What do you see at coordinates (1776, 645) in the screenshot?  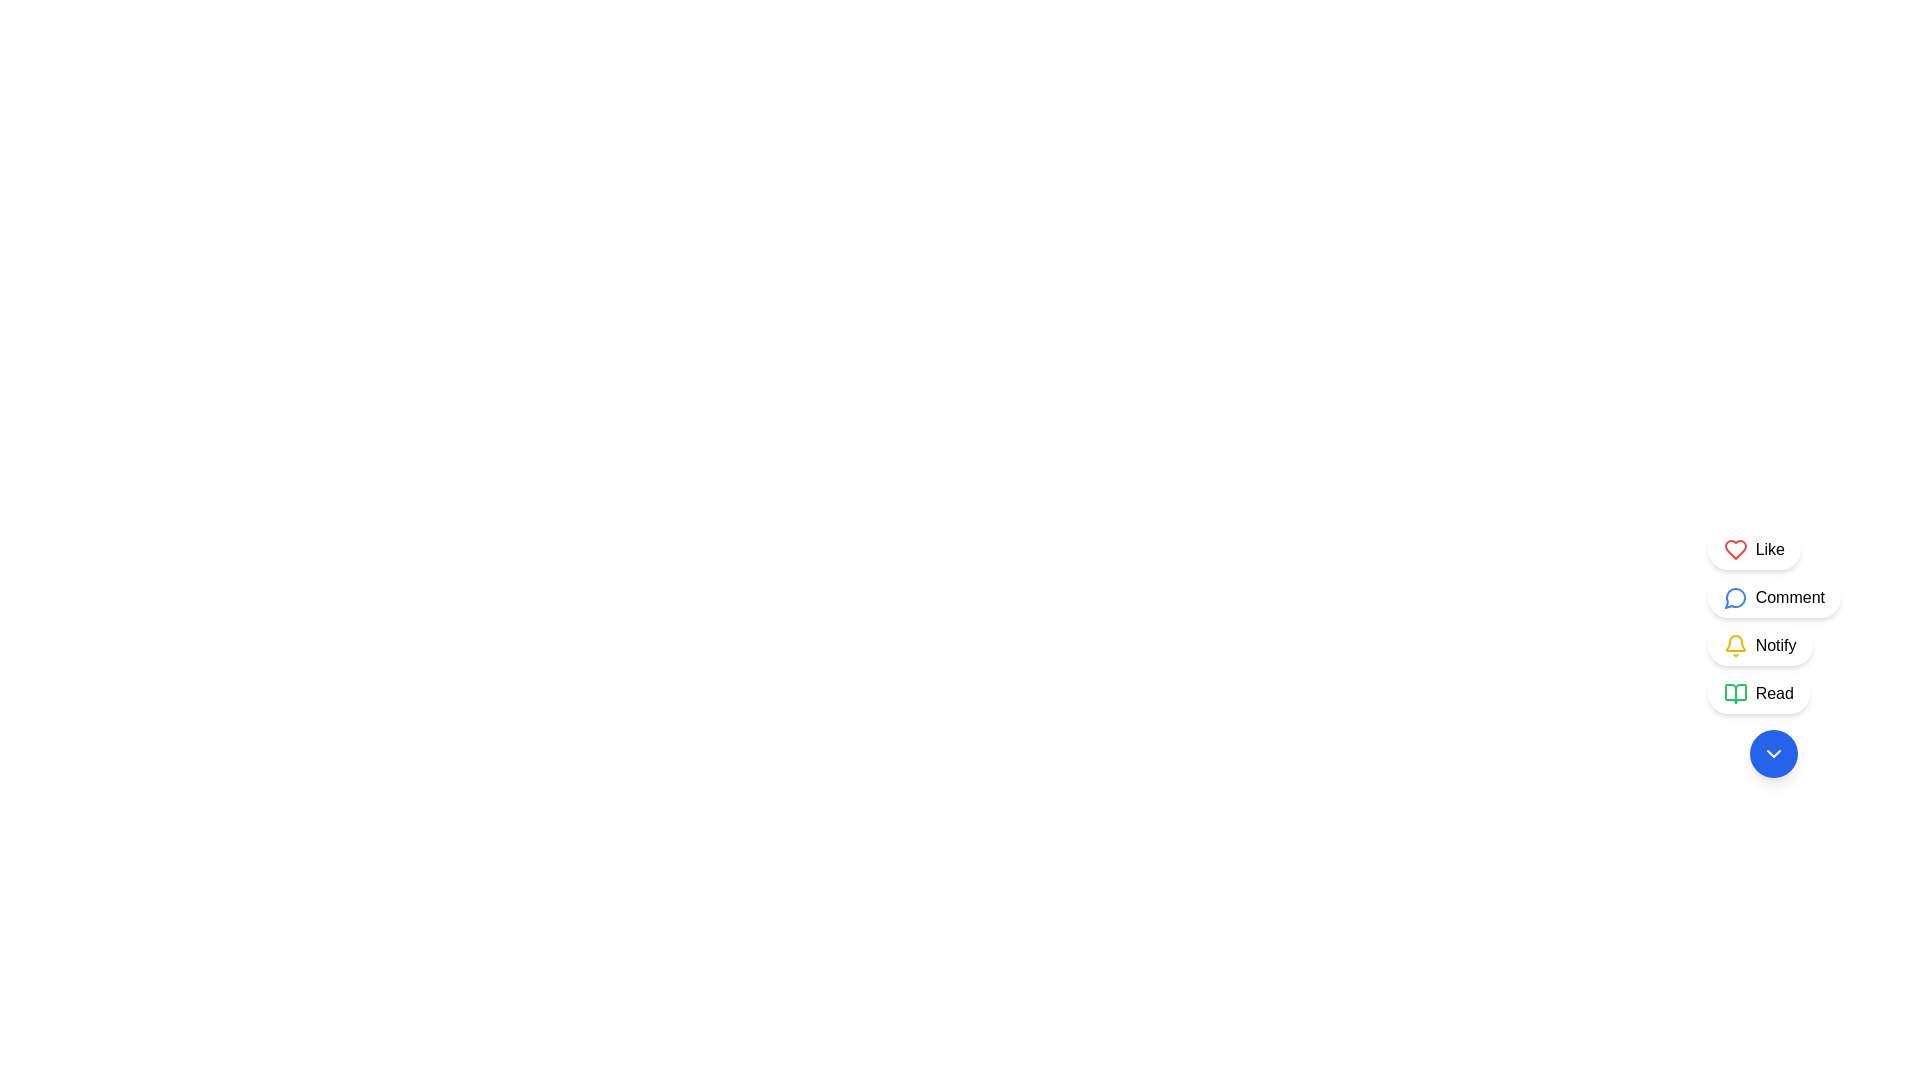 I see `the button containing the static text label aligned to the right that triggers the 'Notify' functionality. This button is the third option from the top in a vertical stack of similar buttons located near the right edge of the interface` at bounding box center [1776, 645].